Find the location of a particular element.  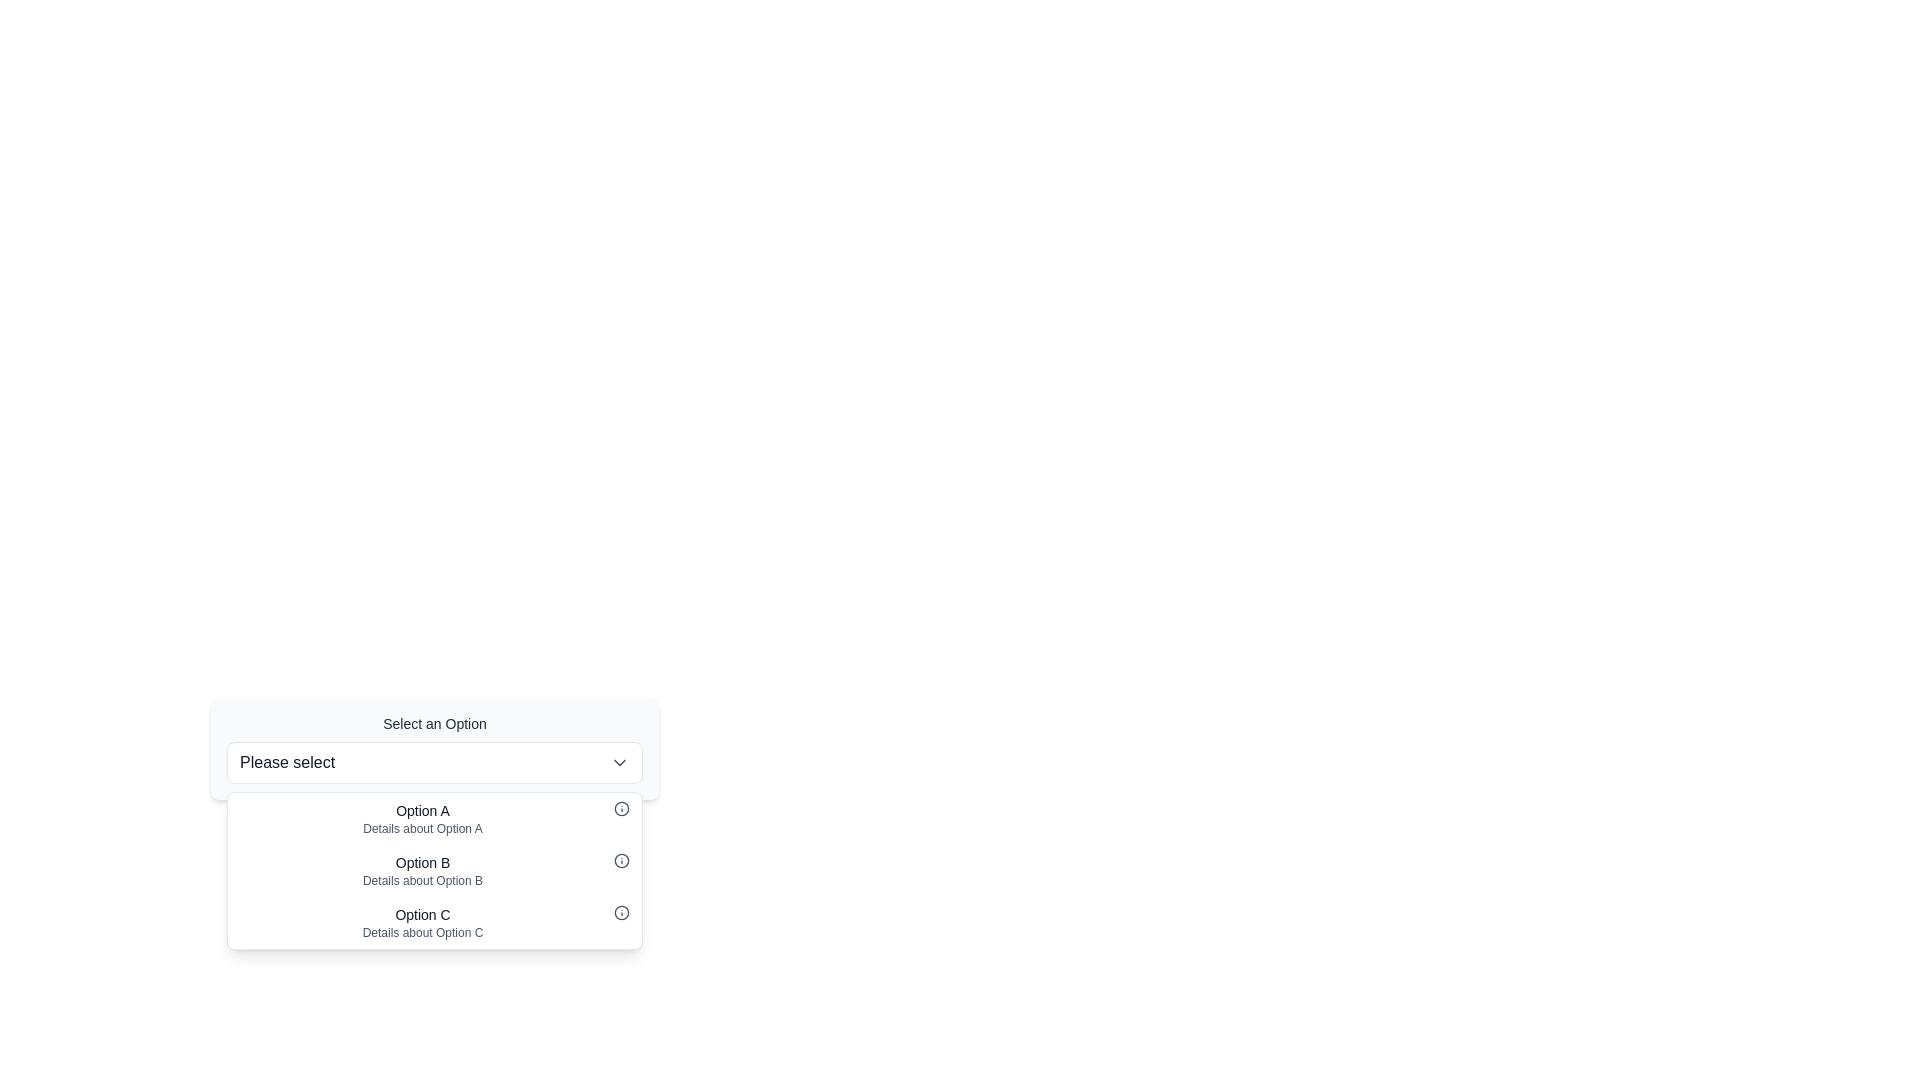

the text label that displays 'Details about Option B', which is styled in a smaller light gray font and is located directly beneath 'Option B' in the dropdown menu is located at coordinates (421, 879).